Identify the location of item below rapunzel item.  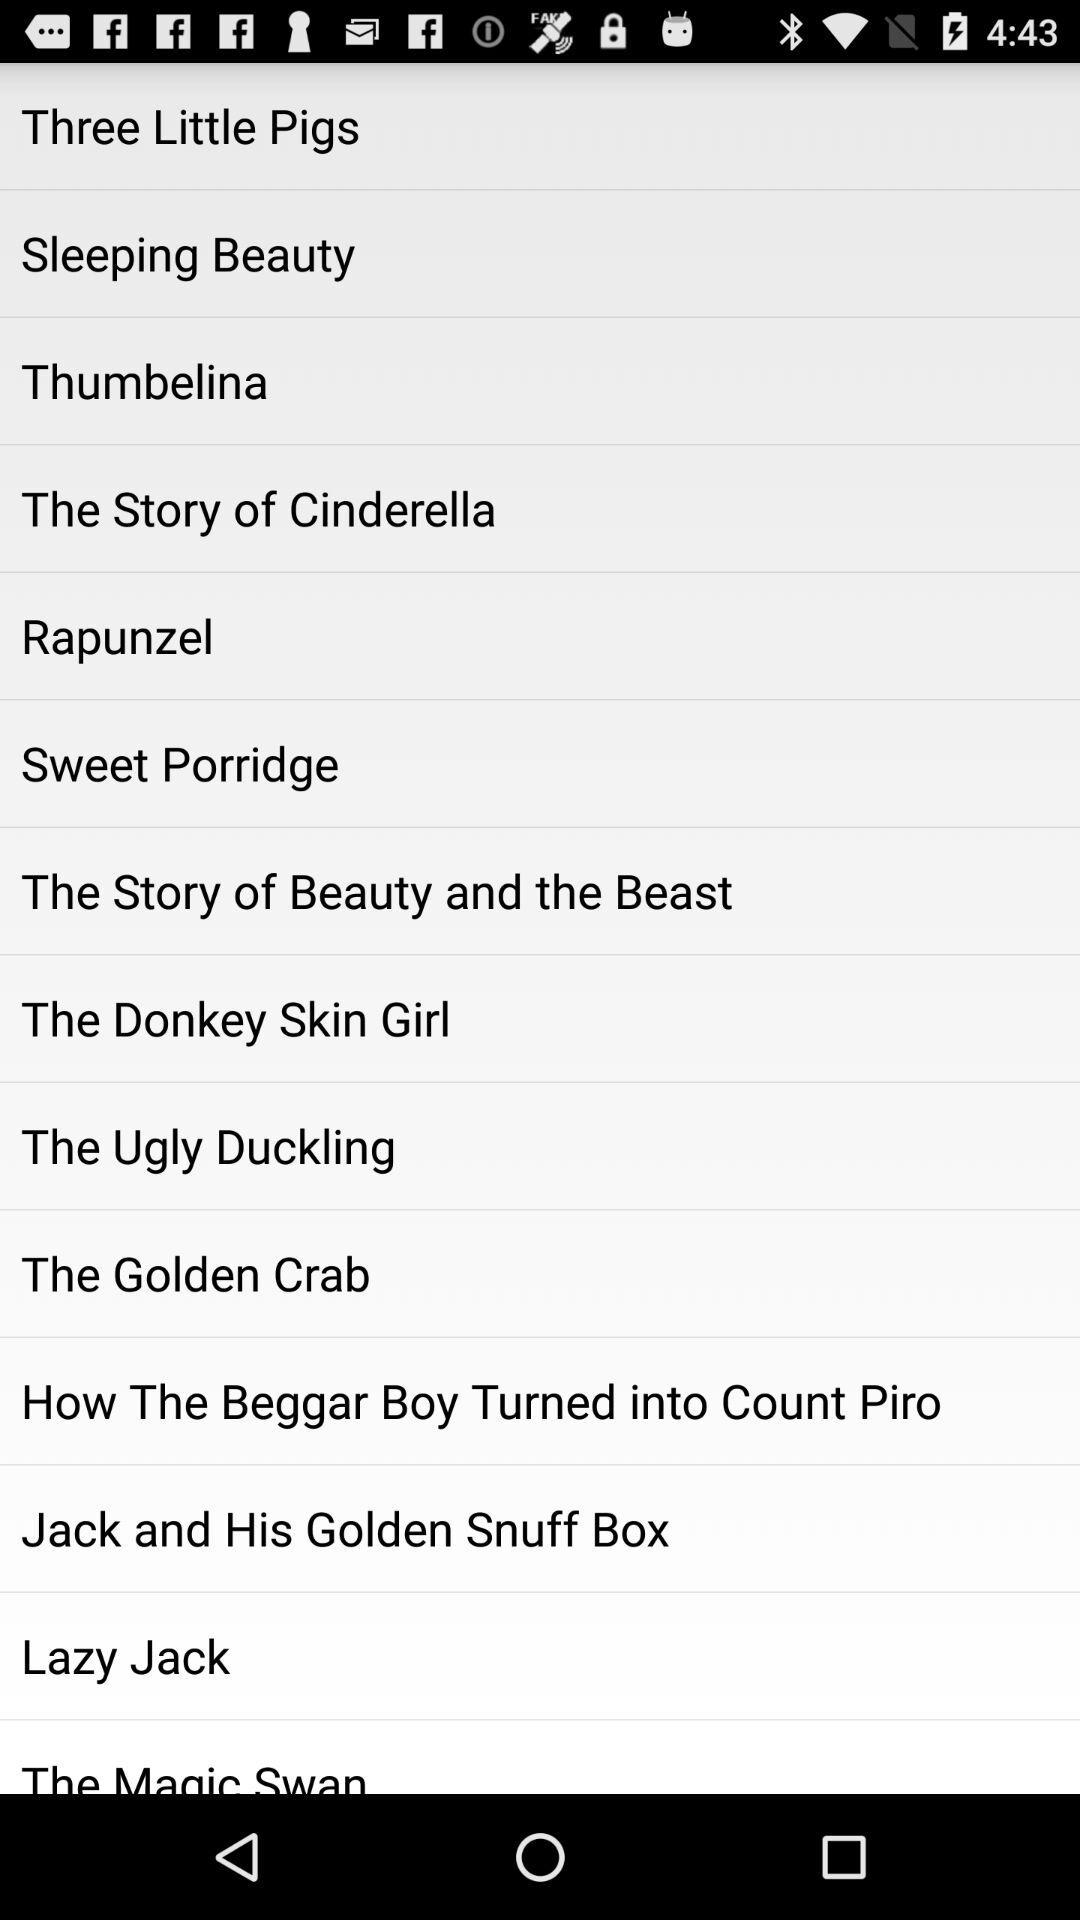
(540, 762).